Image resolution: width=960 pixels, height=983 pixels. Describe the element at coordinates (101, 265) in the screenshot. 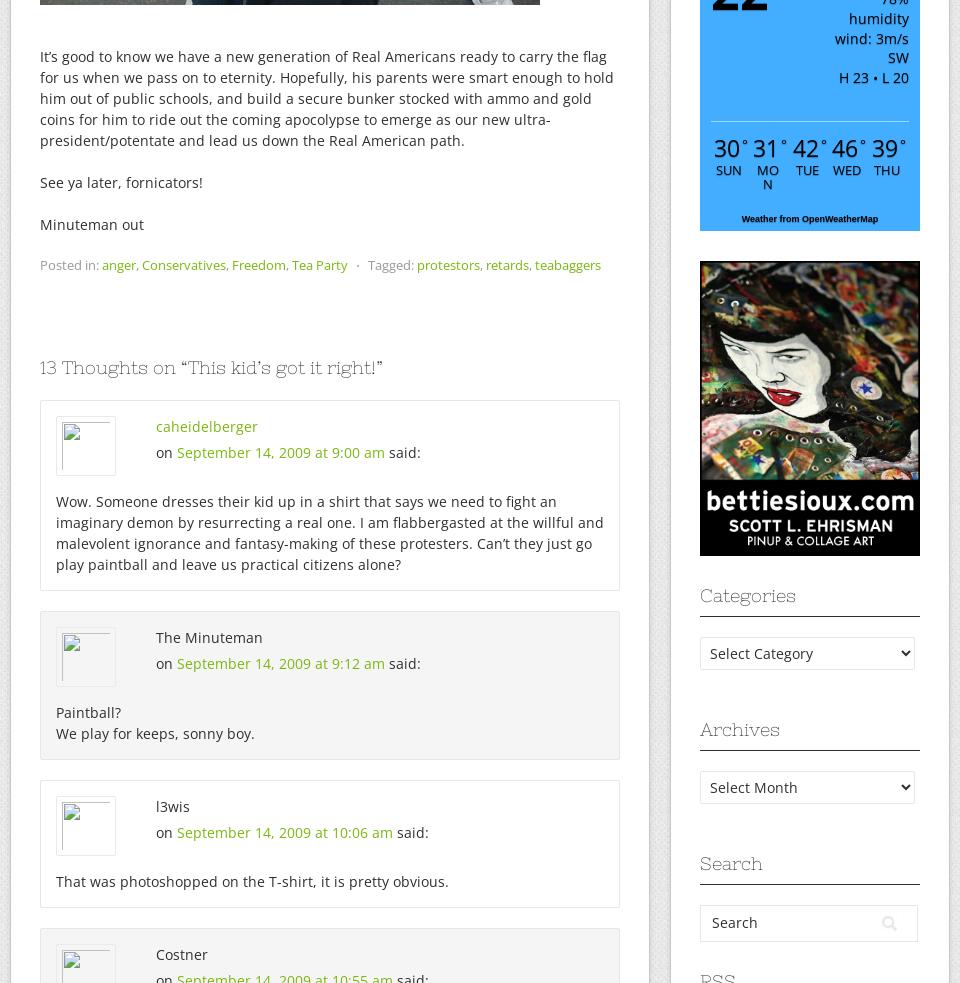

I see `'anger'` at that location.